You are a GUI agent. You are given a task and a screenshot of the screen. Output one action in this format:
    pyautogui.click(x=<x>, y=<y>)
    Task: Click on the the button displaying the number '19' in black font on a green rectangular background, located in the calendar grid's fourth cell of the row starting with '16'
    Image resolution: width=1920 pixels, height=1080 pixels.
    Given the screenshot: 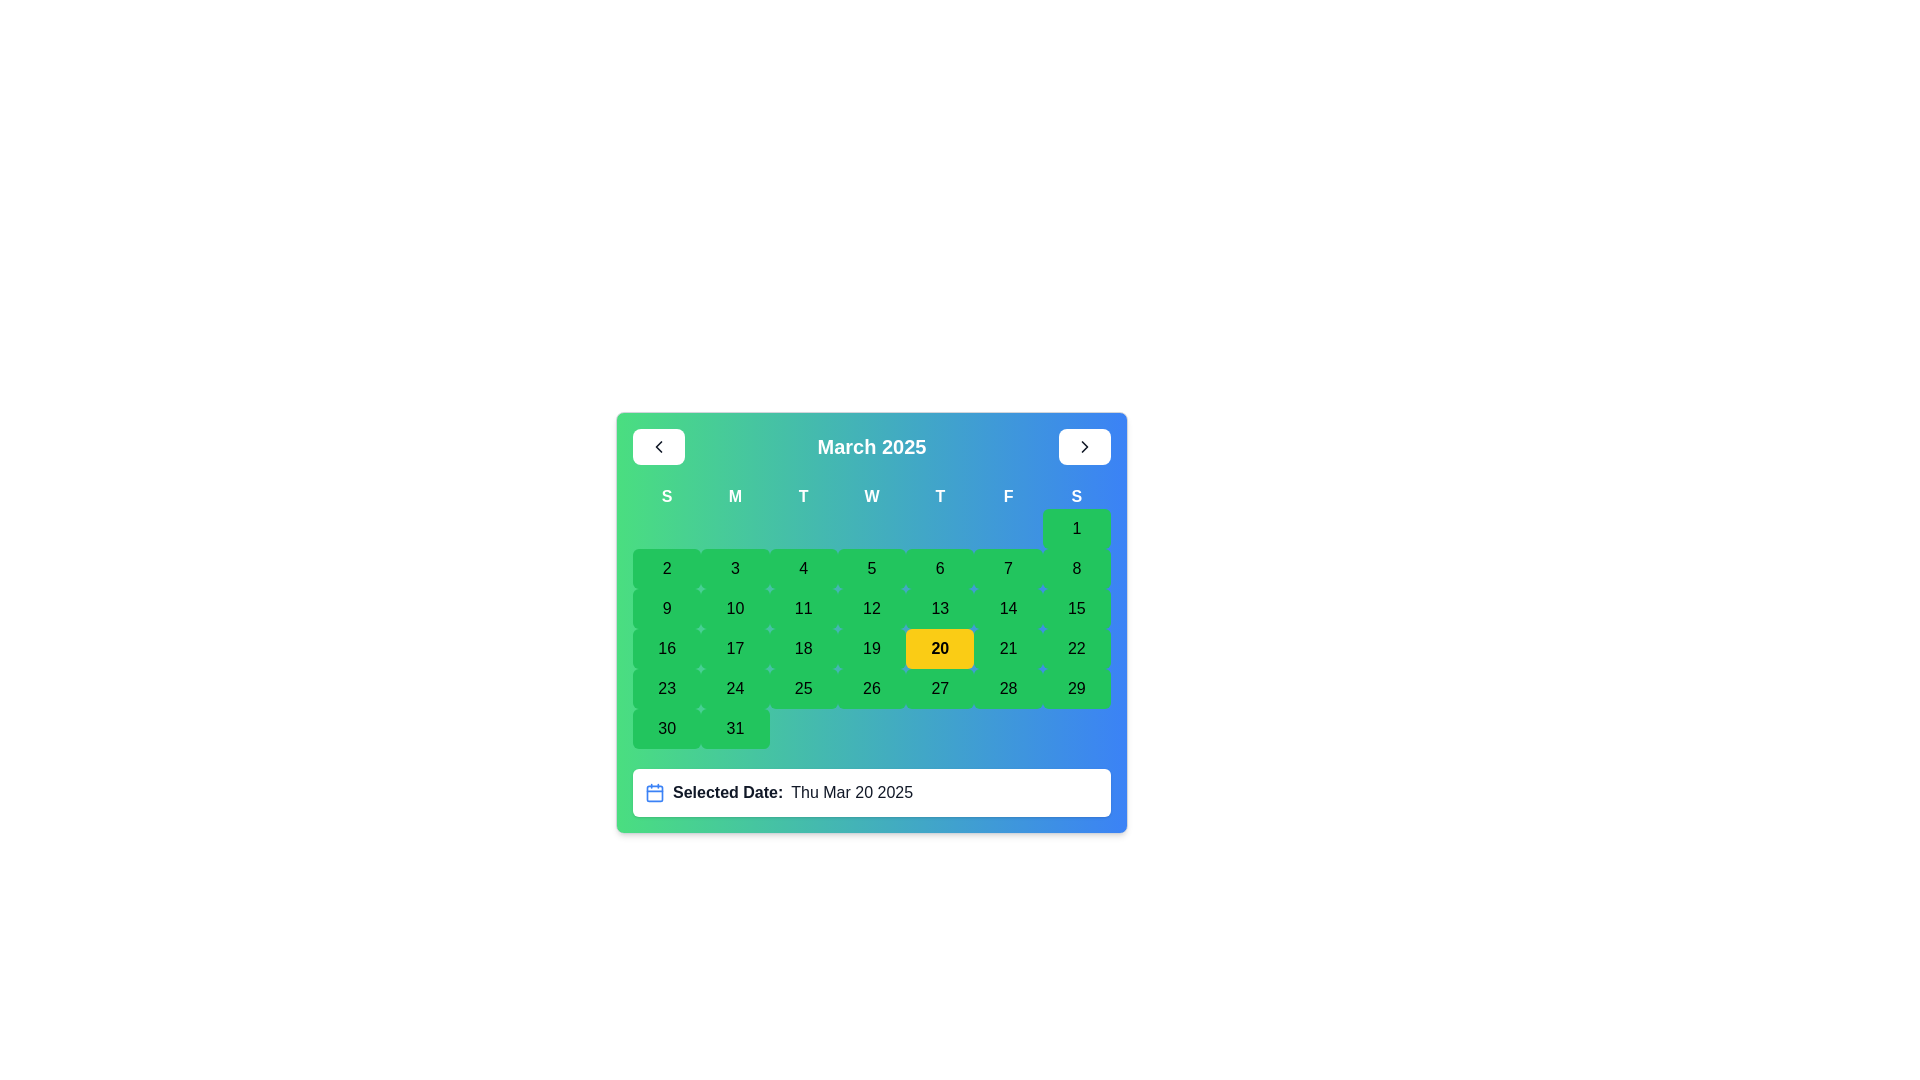 What is the action you would take?
    pyautogui.click(x=872, y=648)
    